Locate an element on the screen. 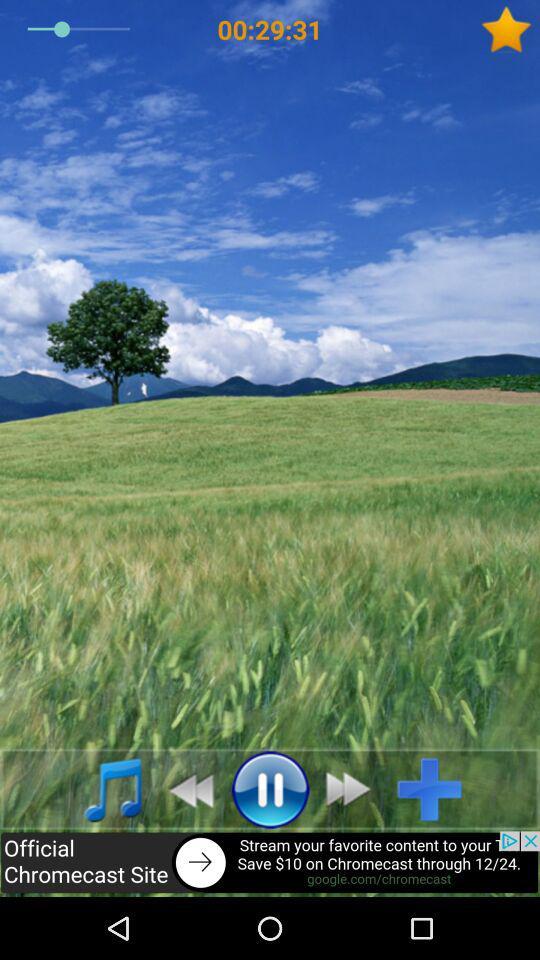 The width and height of the screenshot is (540, 960). show playlist is located at coordinates (102, 789).